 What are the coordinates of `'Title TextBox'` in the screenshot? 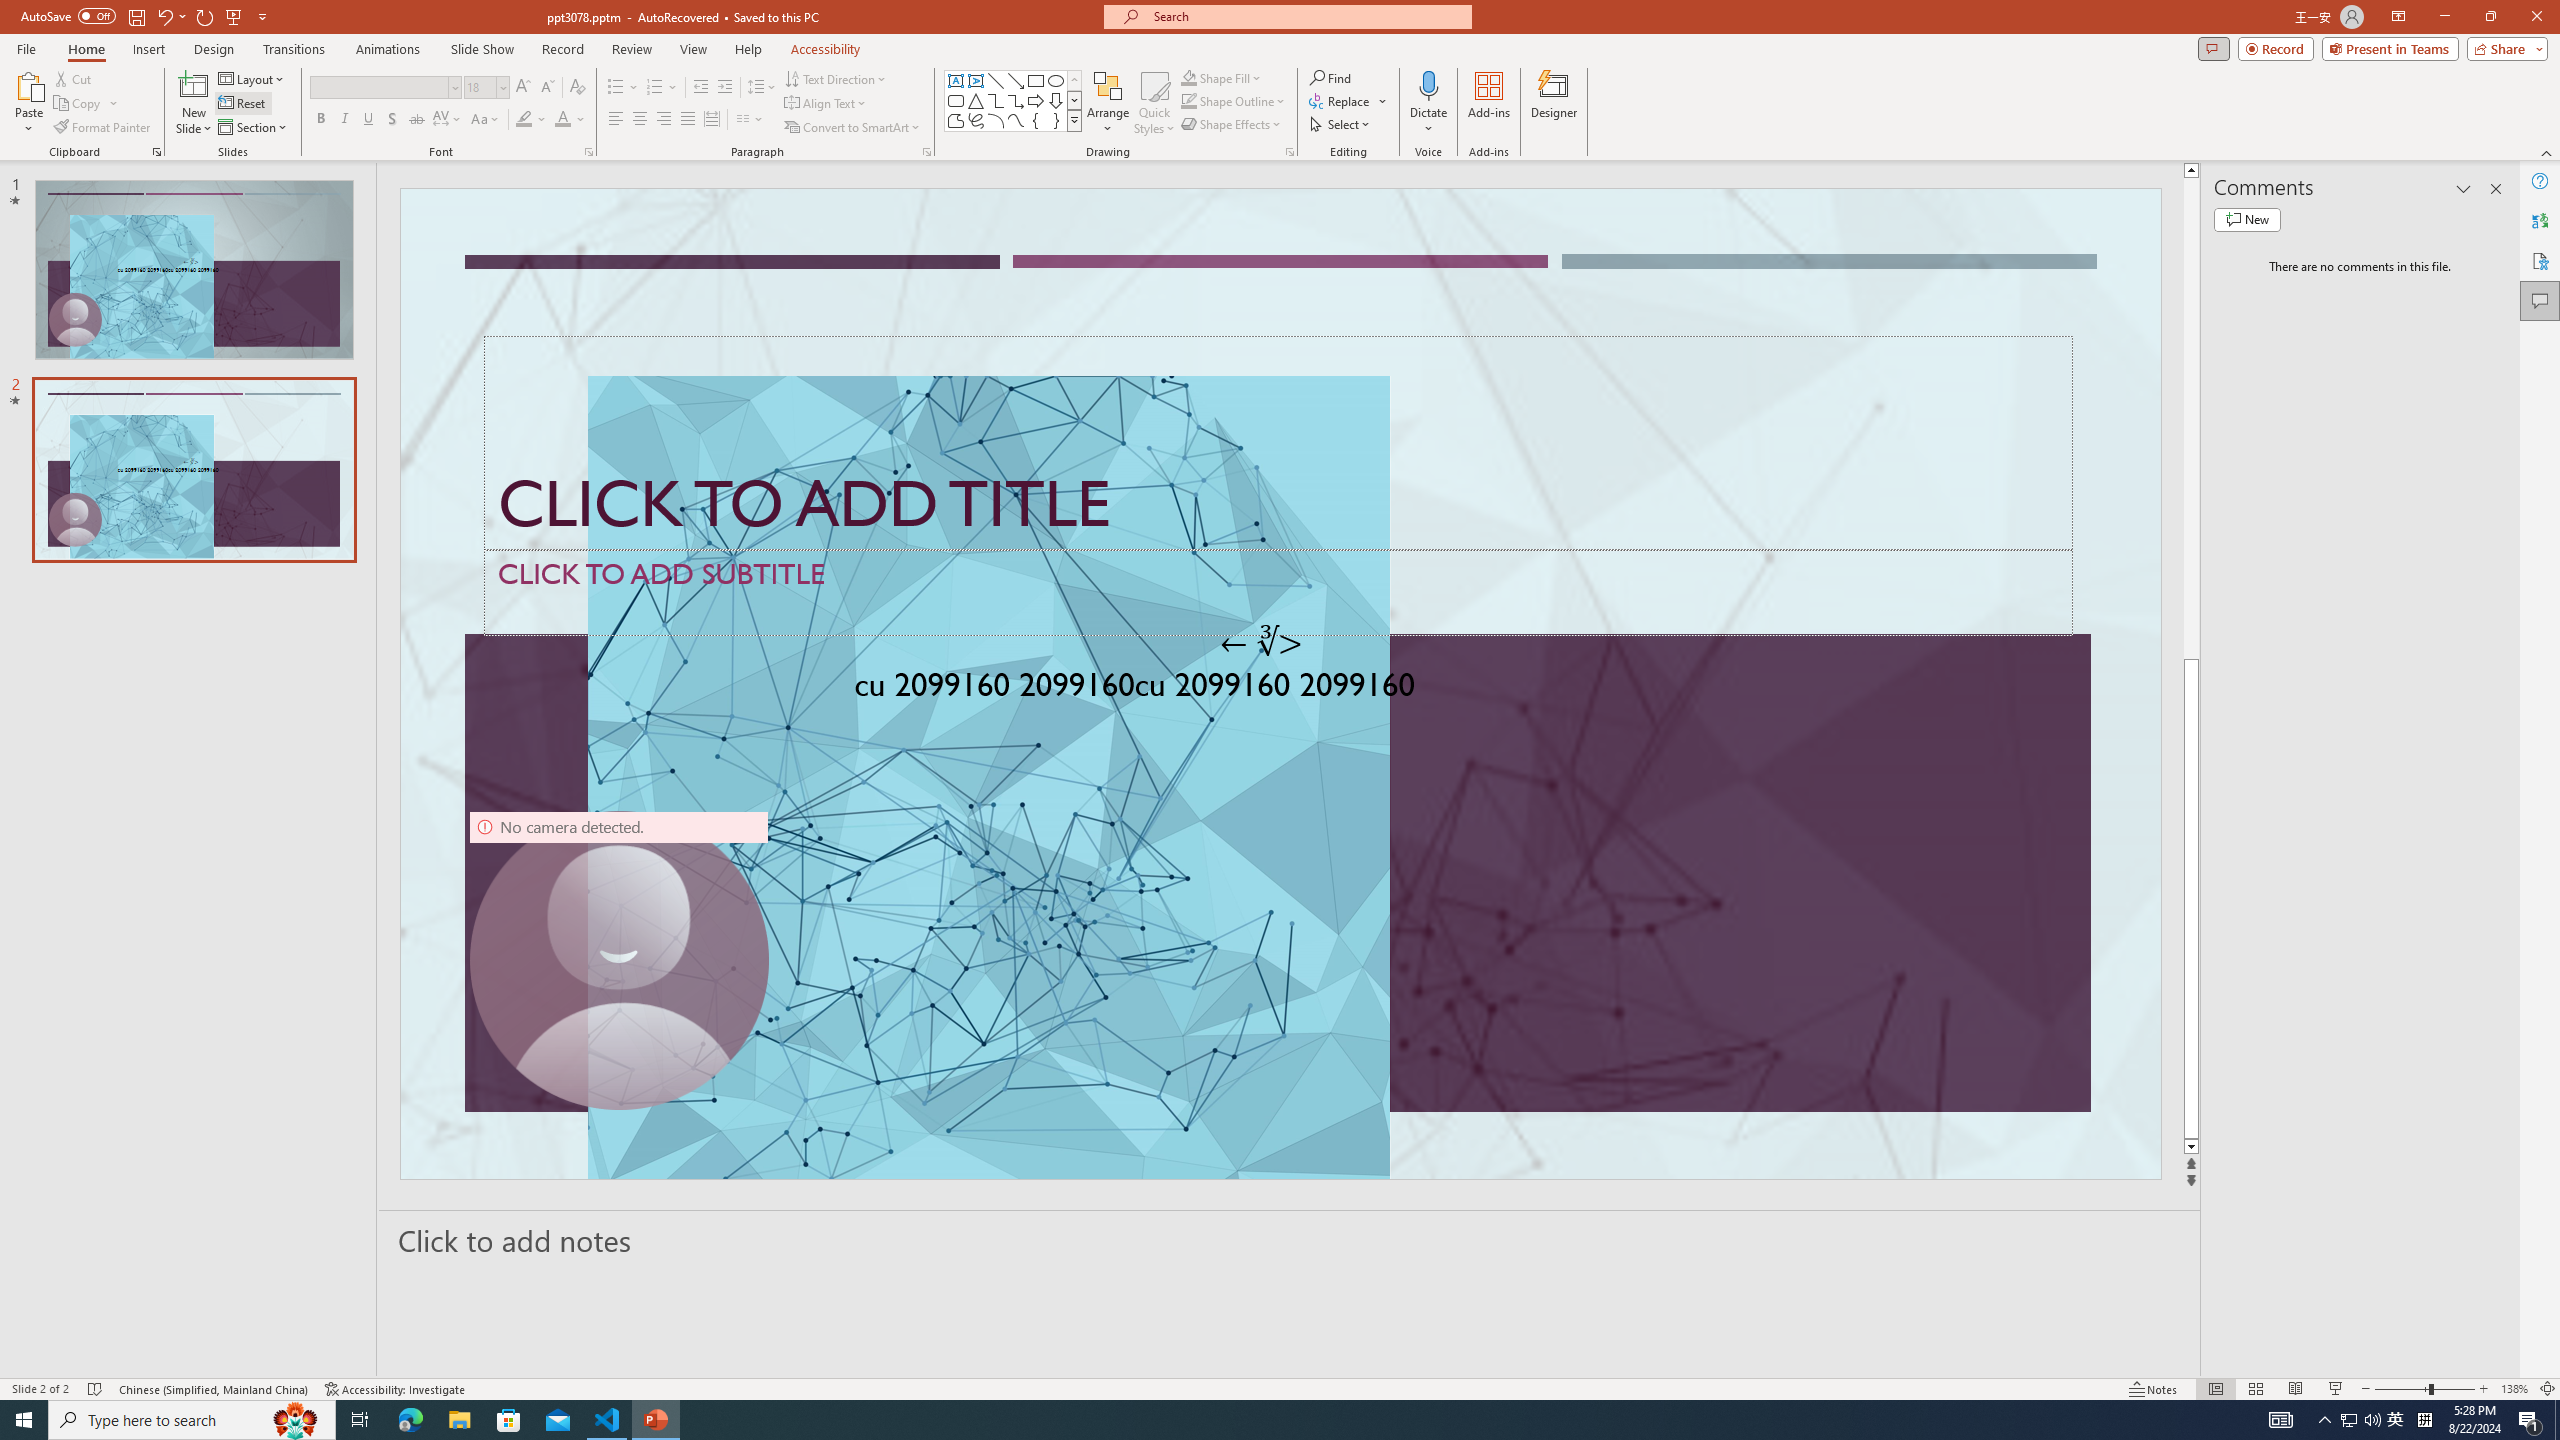 It's located at (1277, 443).